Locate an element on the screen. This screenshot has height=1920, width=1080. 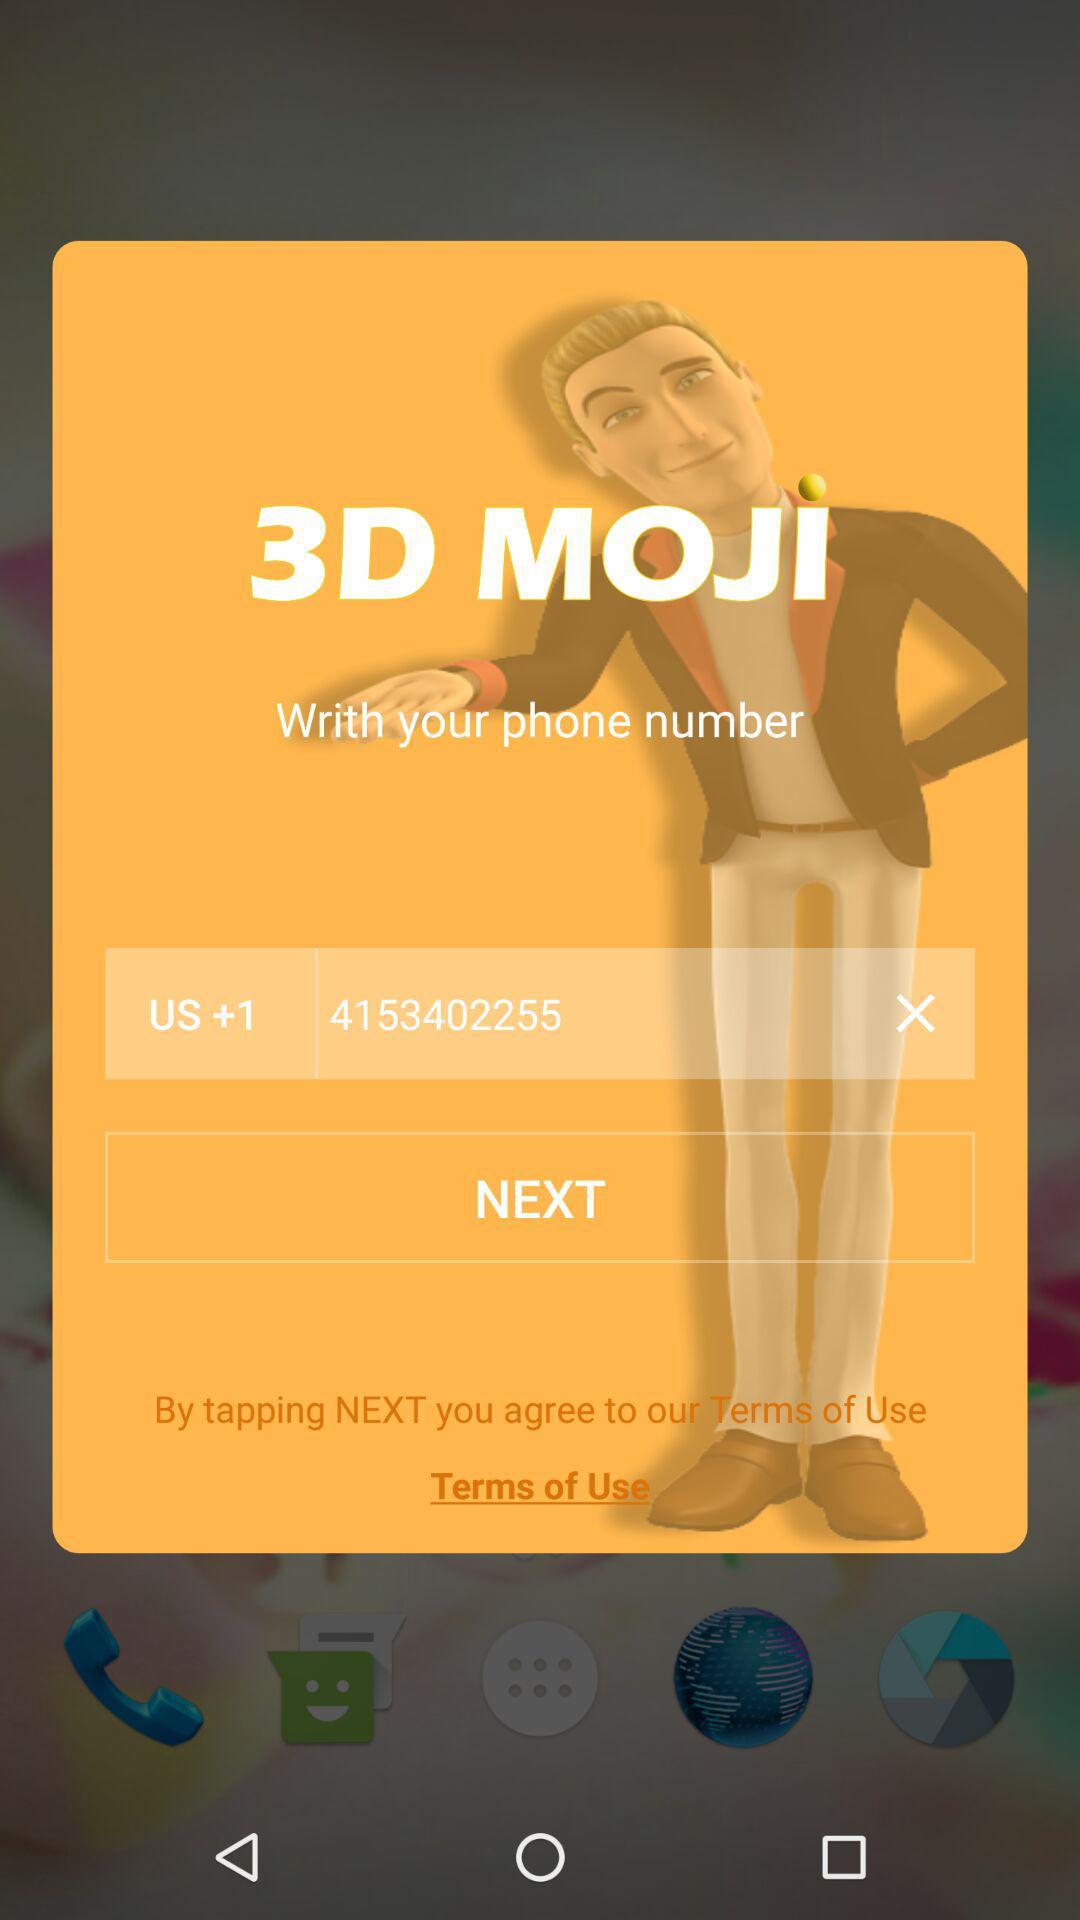
the close icon is located at coordinates (915, 1013).